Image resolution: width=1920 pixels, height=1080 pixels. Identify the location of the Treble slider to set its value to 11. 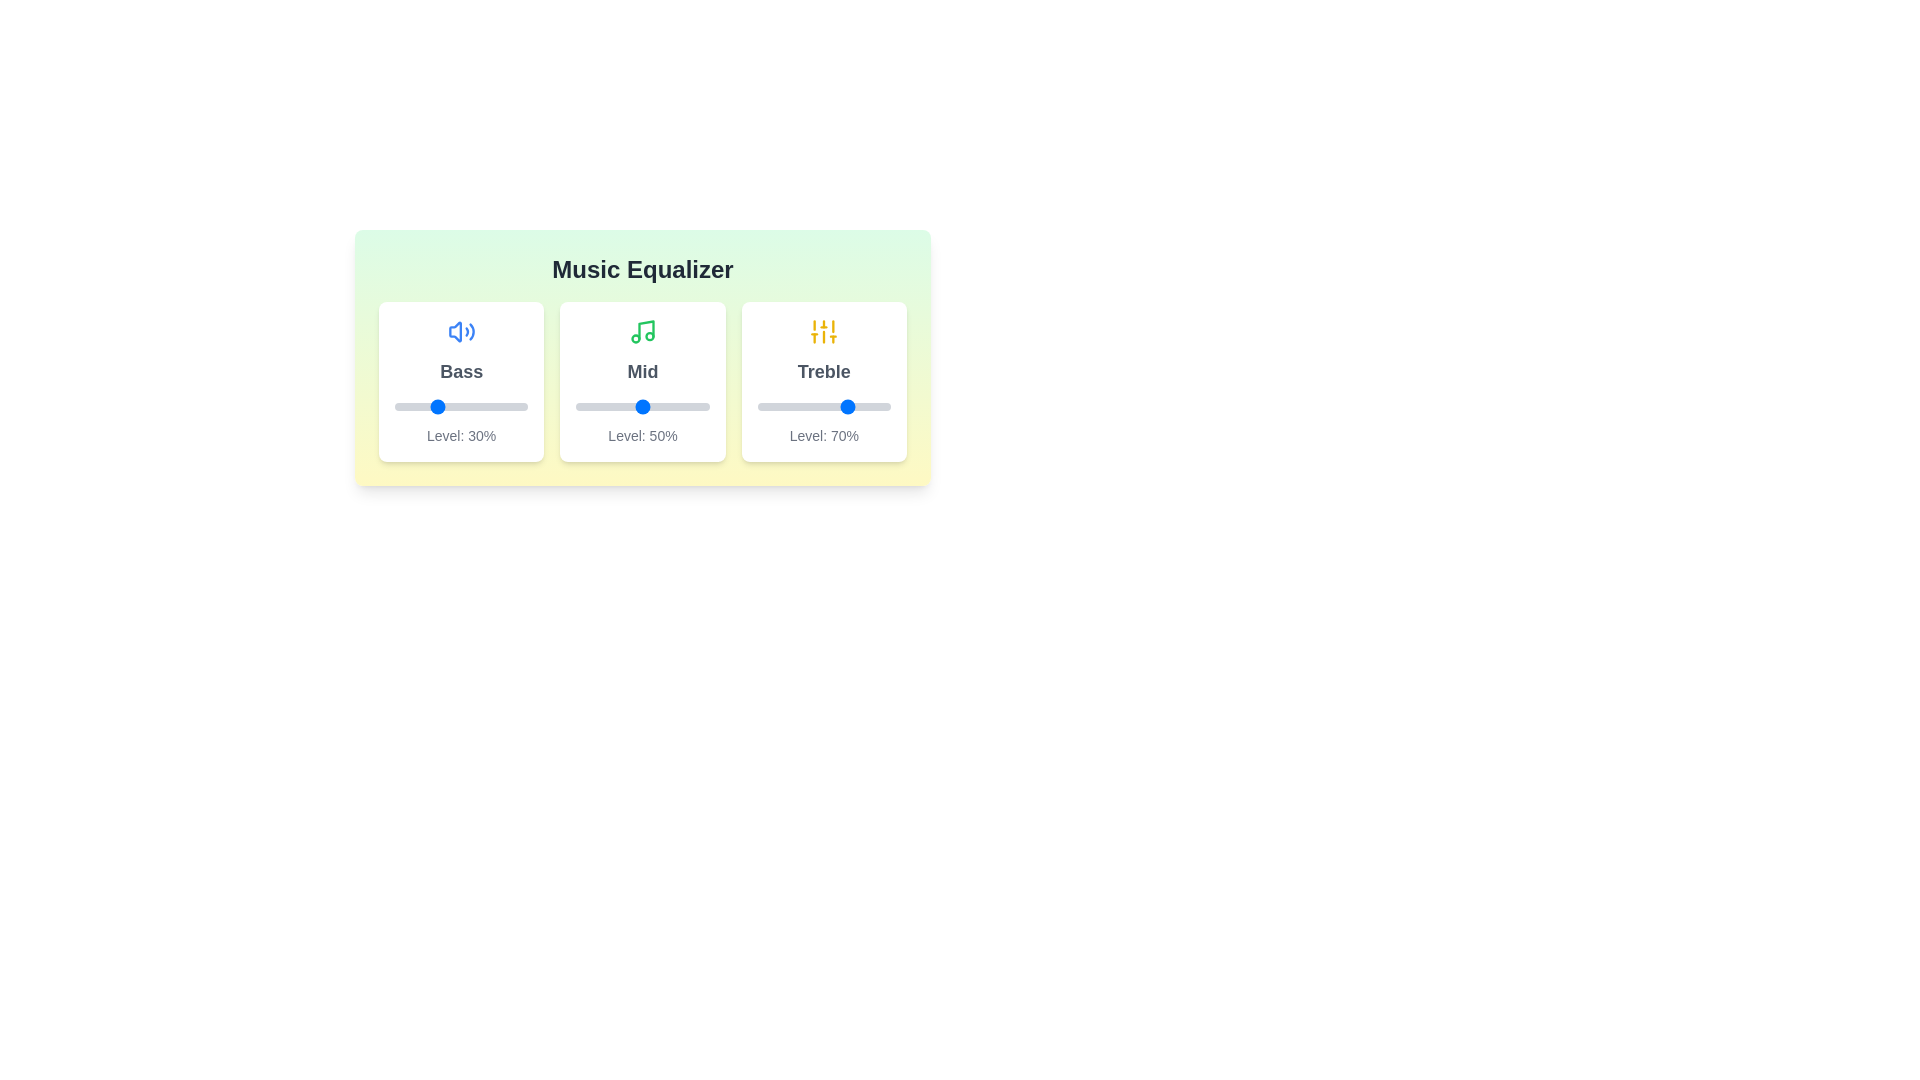
(771, 406).